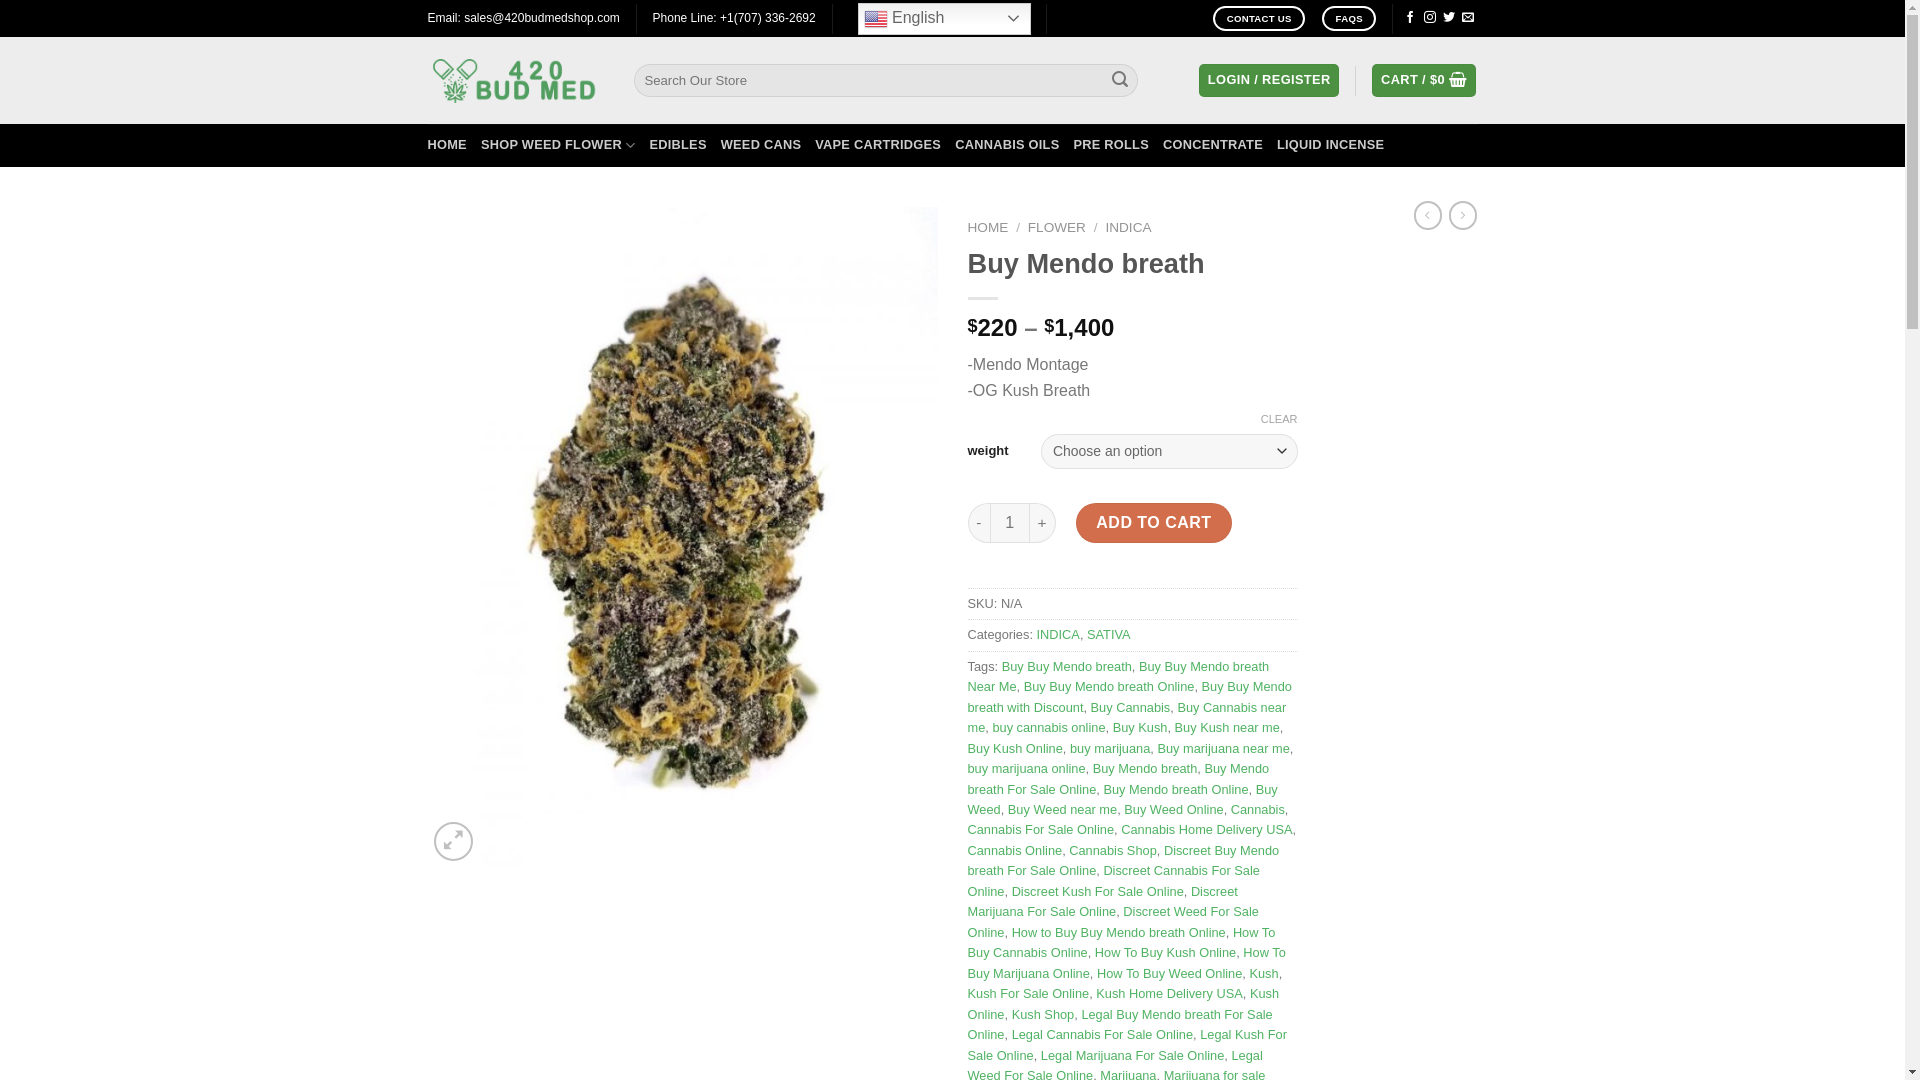 The image size is (1920, 1080). Describe the element at coordinates (1348, 18) in the screenshot. I see `'FAQS'` at that location.